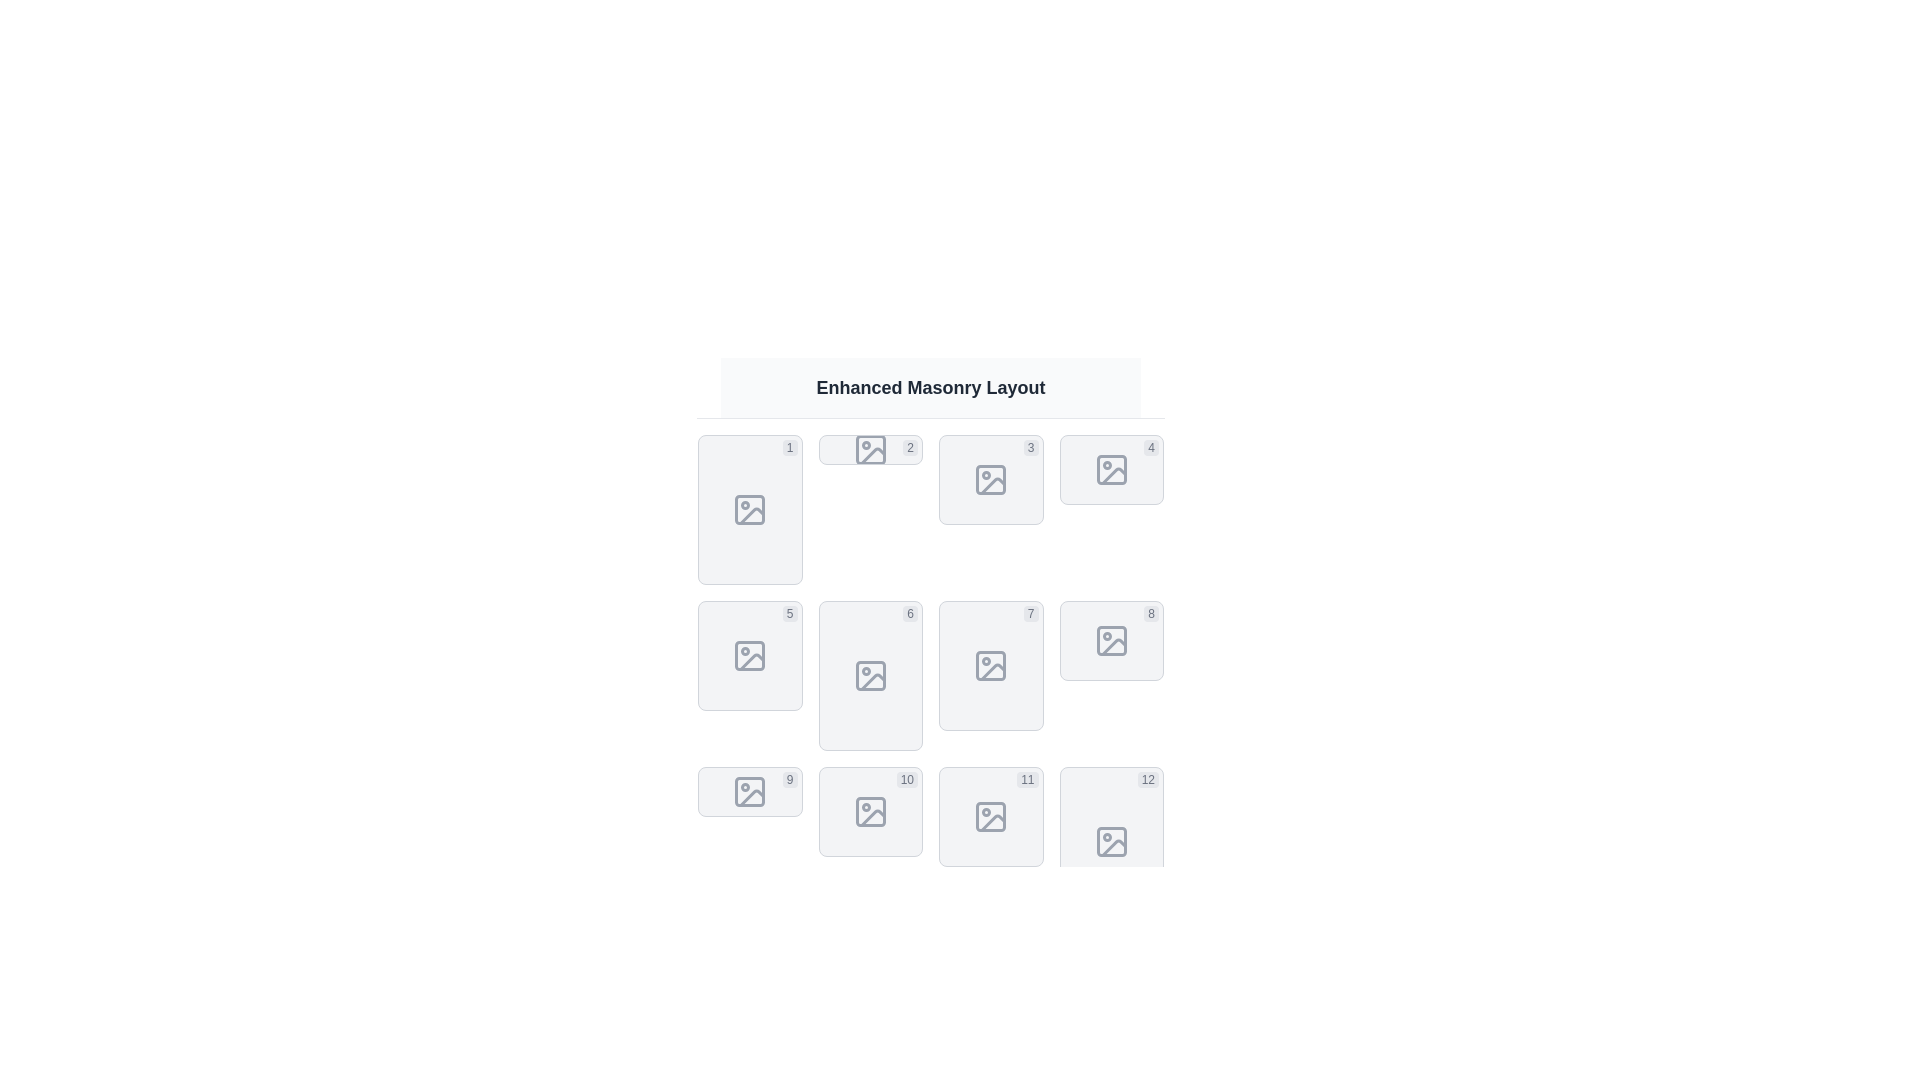 Image resolution: width=1920 pixels, height=1080 pixels. What do you see at coordinates (870, 450) in the screenshot?
I see `the second Grid Item in the Enhanced Masonry Layout, which has a light gray background and contains a centered image icon with the number '2' in the top-right corner` at bounding box center [870, 450].